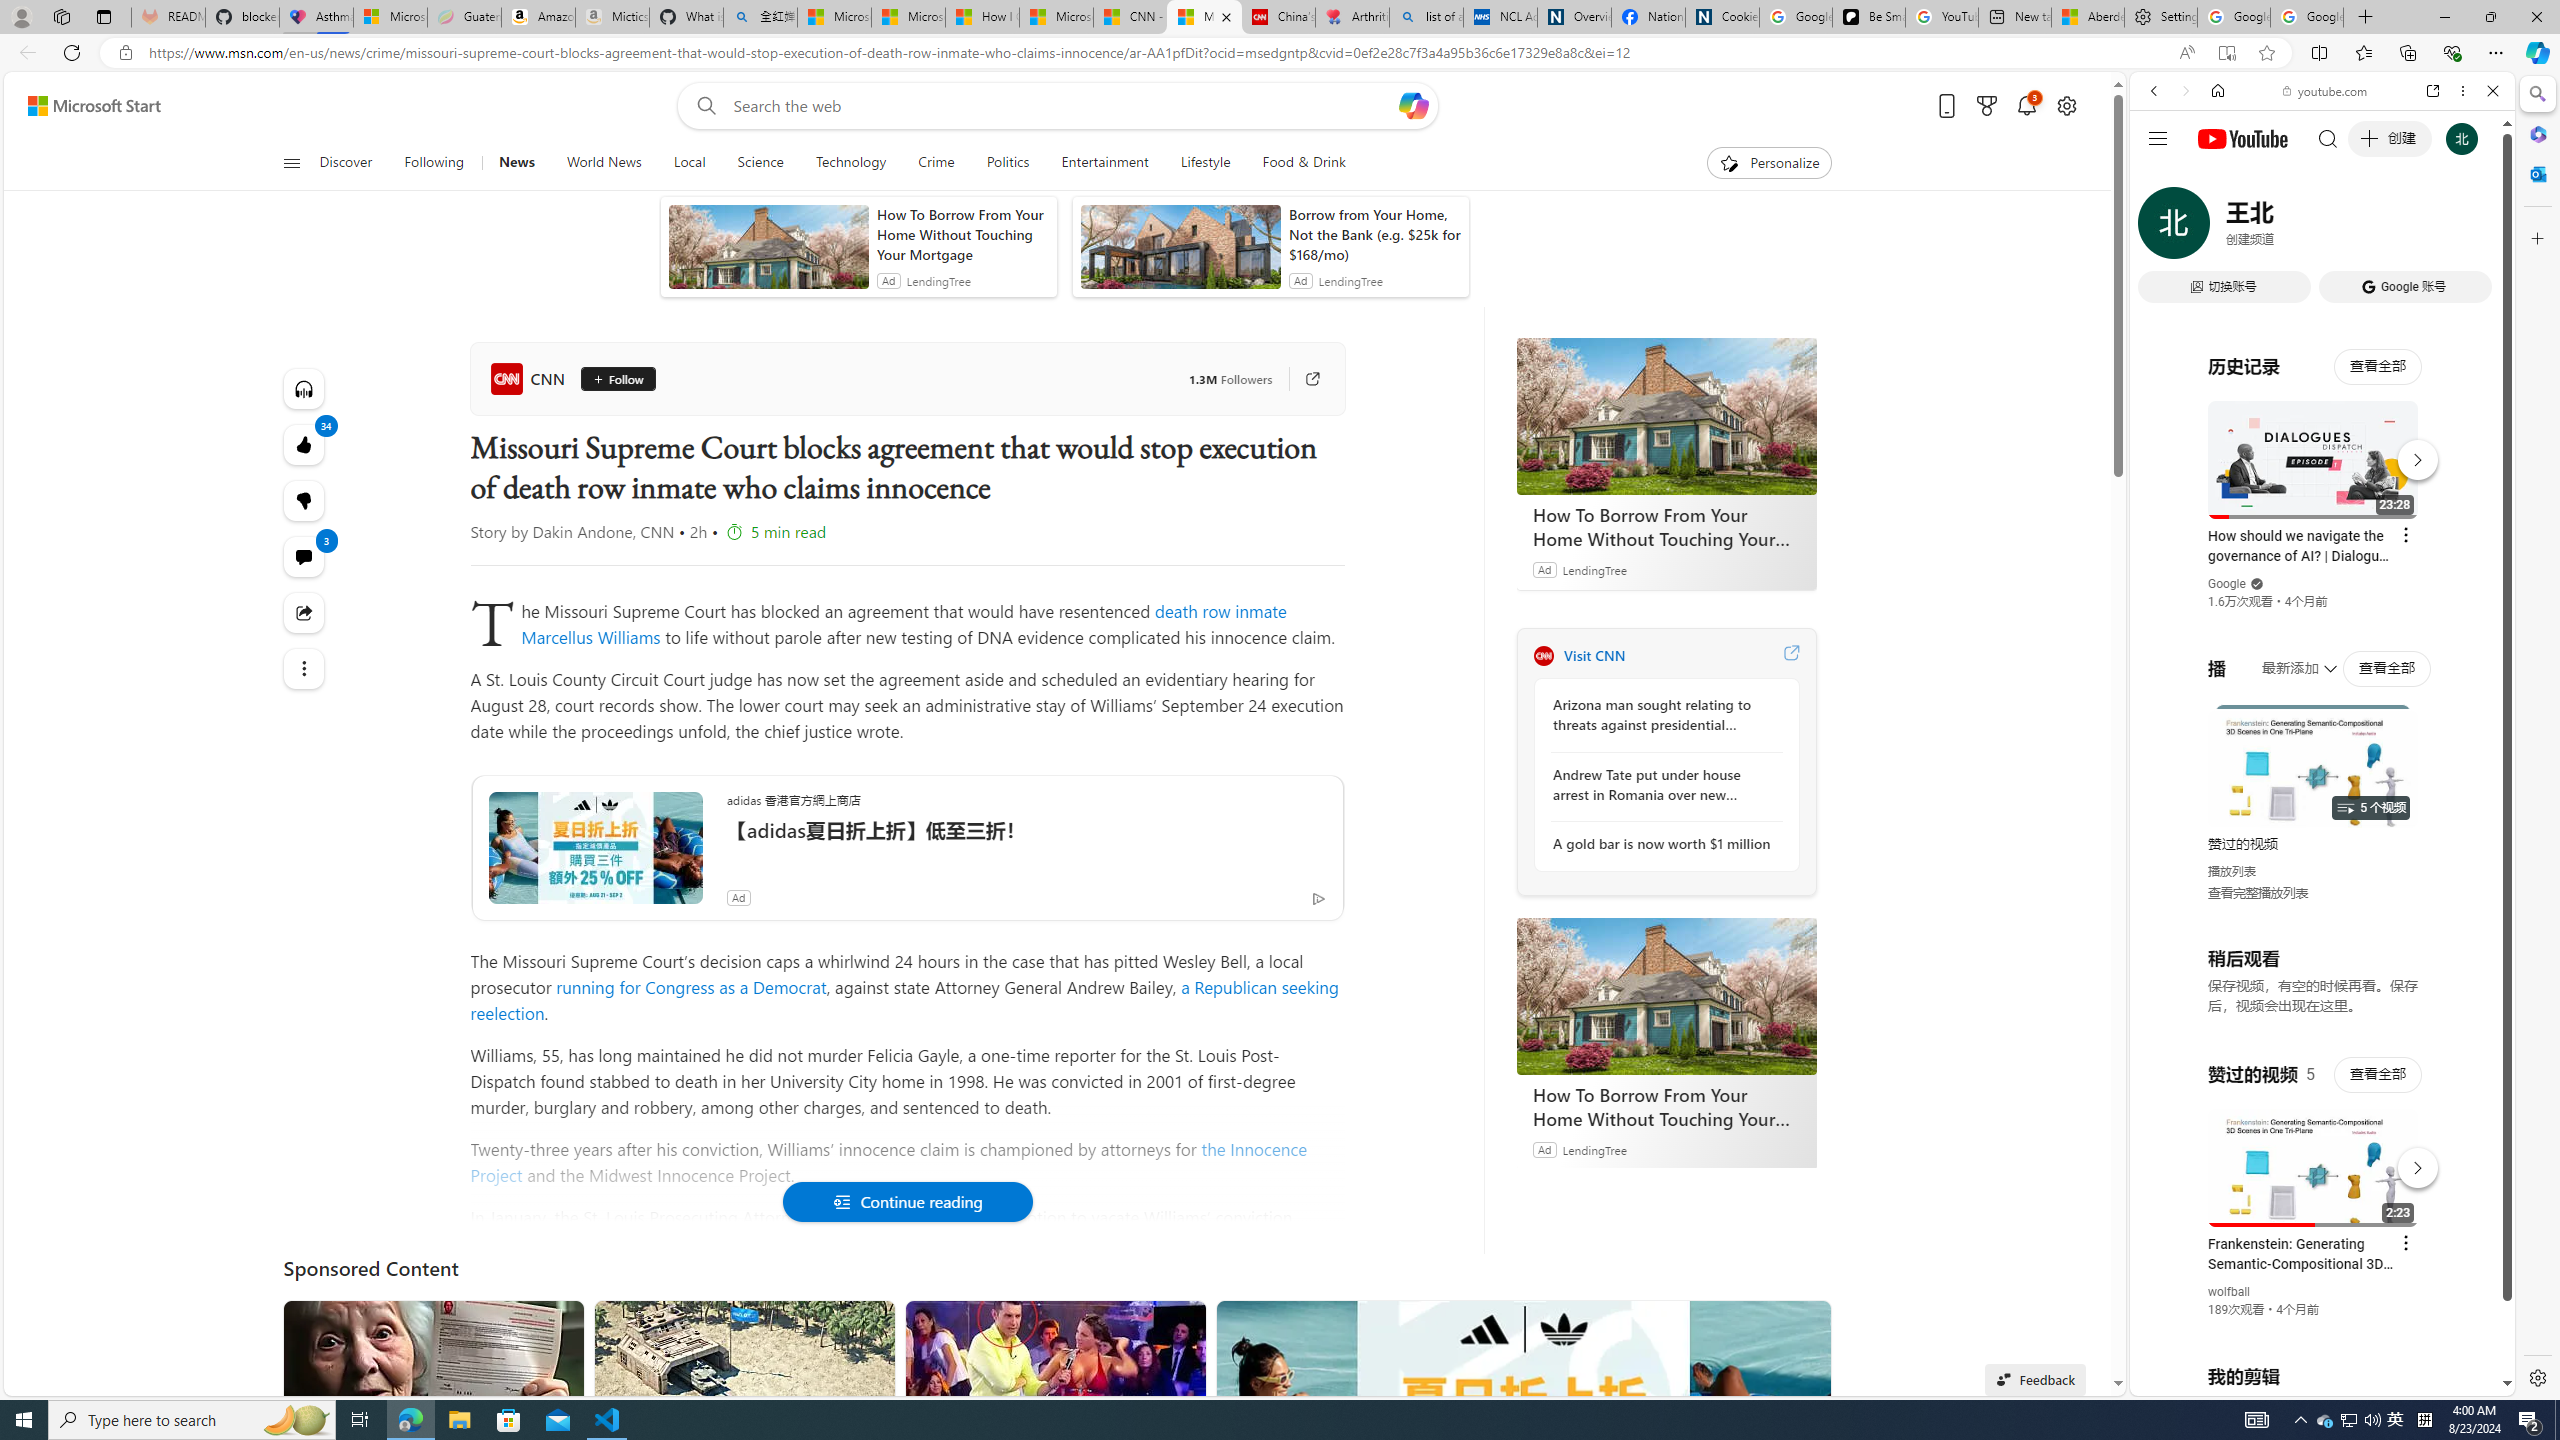 The width and height of the screenshot is (2560, 1440). I want to click on 'Politics', so click(1006, 162).